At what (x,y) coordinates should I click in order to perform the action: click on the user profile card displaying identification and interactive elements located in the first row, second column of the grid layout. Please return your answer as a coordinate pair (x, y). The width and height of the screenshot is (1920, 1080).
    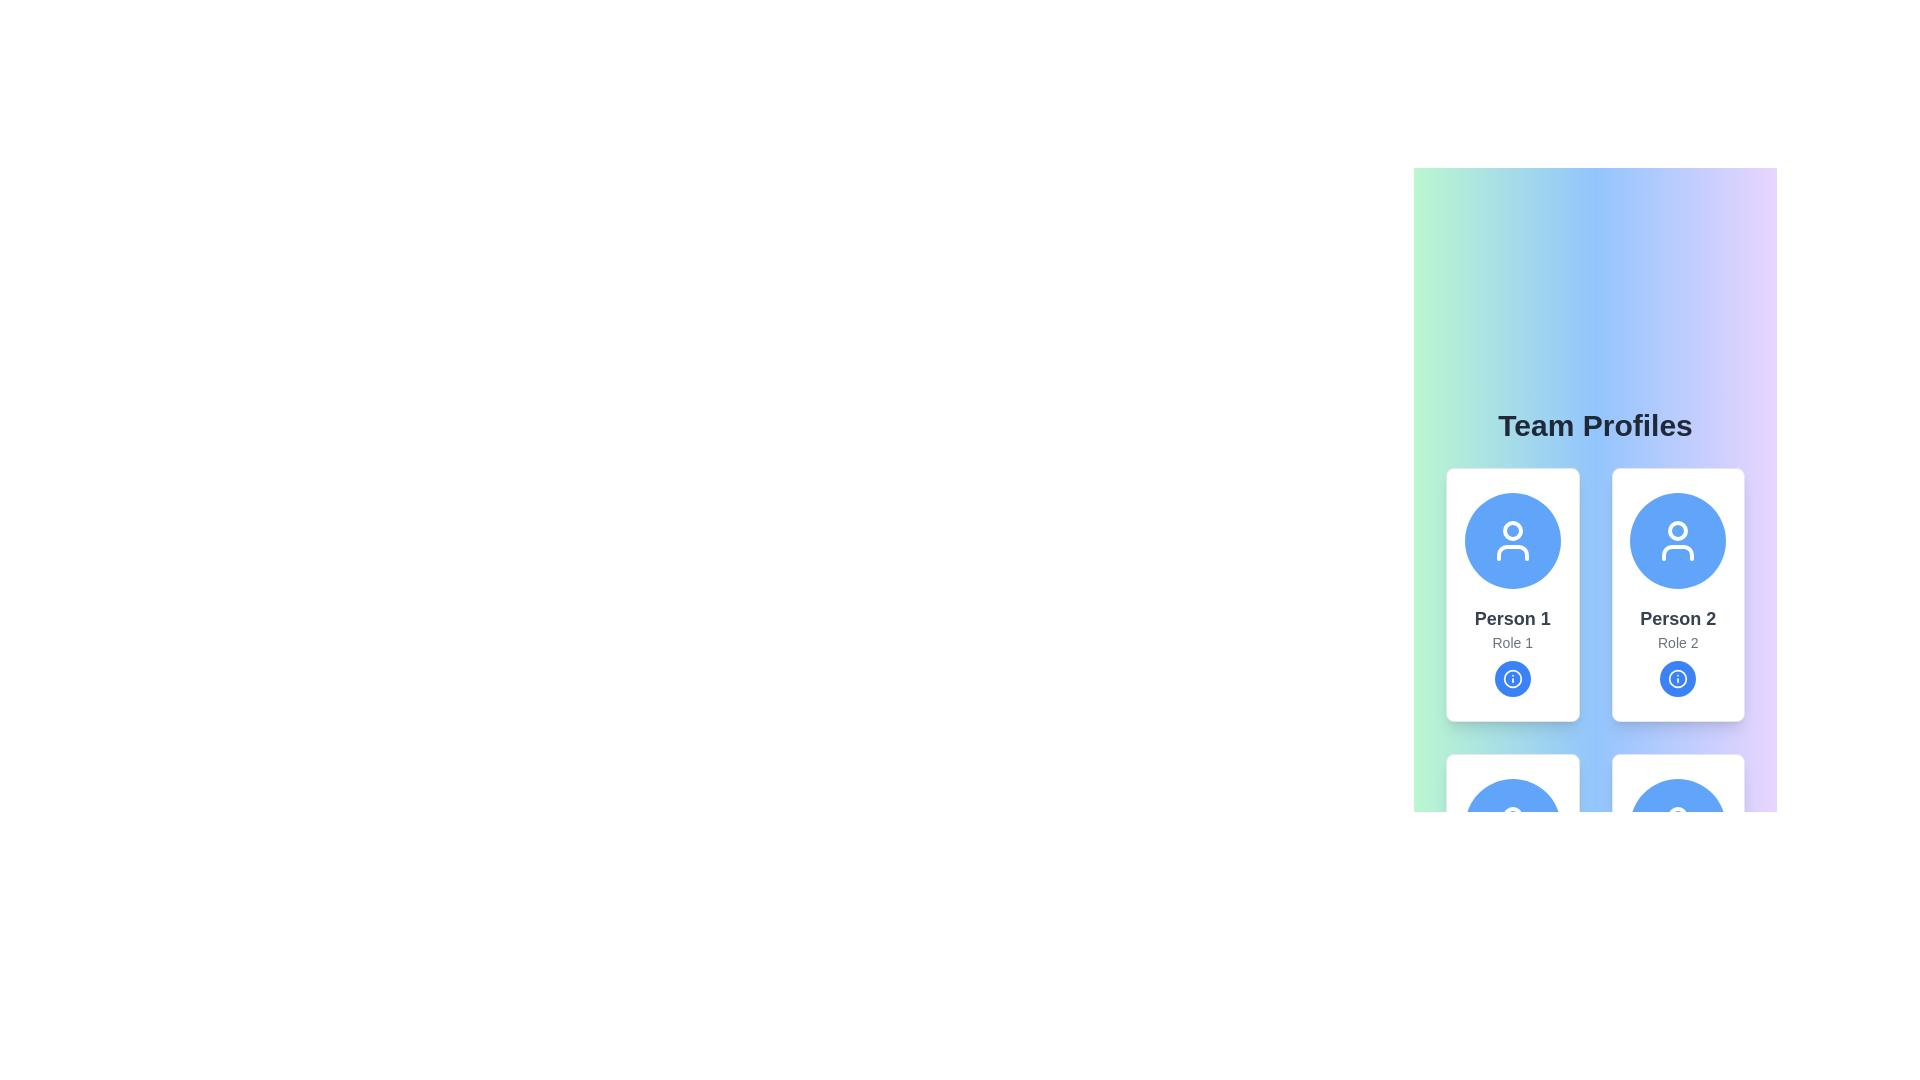
    Looking at the image, I should click on (1678, 593).